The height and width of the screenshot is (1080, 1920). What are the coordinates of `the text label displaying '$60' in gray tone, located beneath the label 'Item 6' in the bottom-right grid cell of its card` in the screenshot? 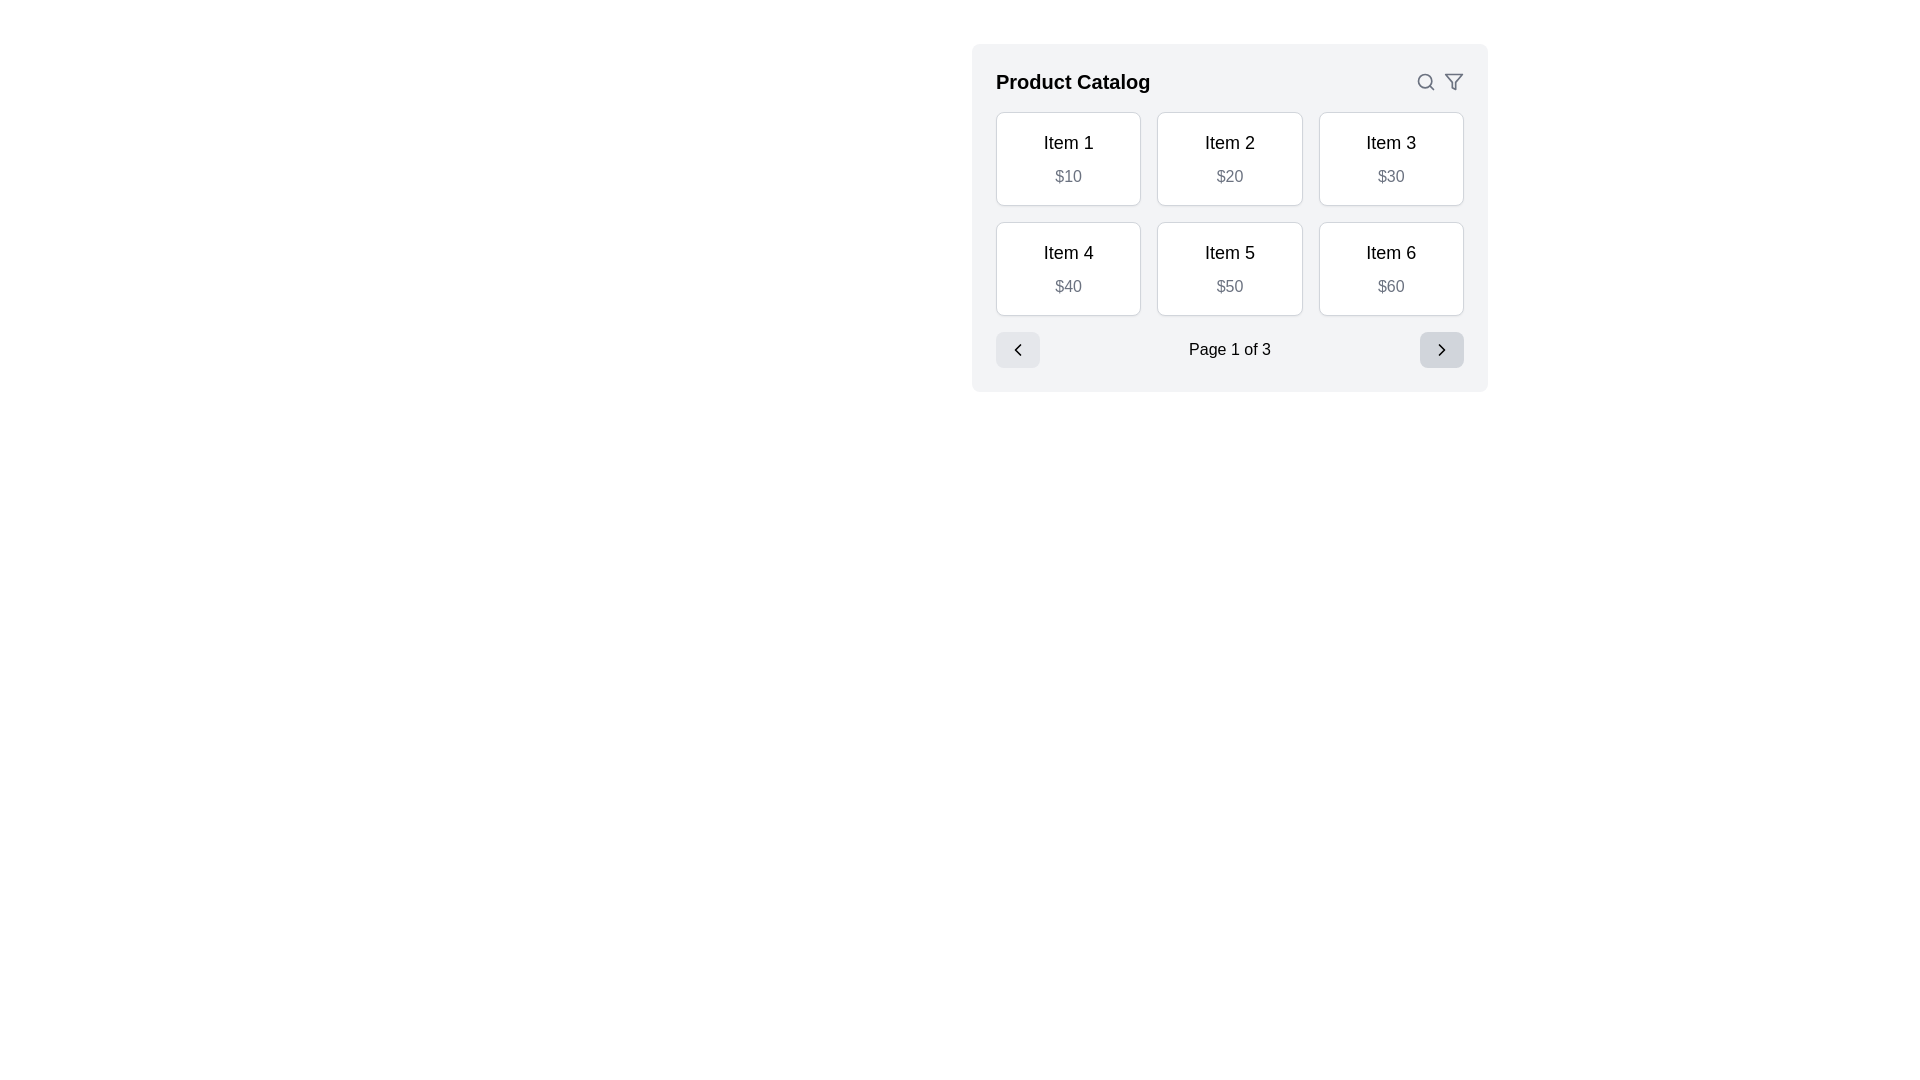 It's located at (1390, 286).